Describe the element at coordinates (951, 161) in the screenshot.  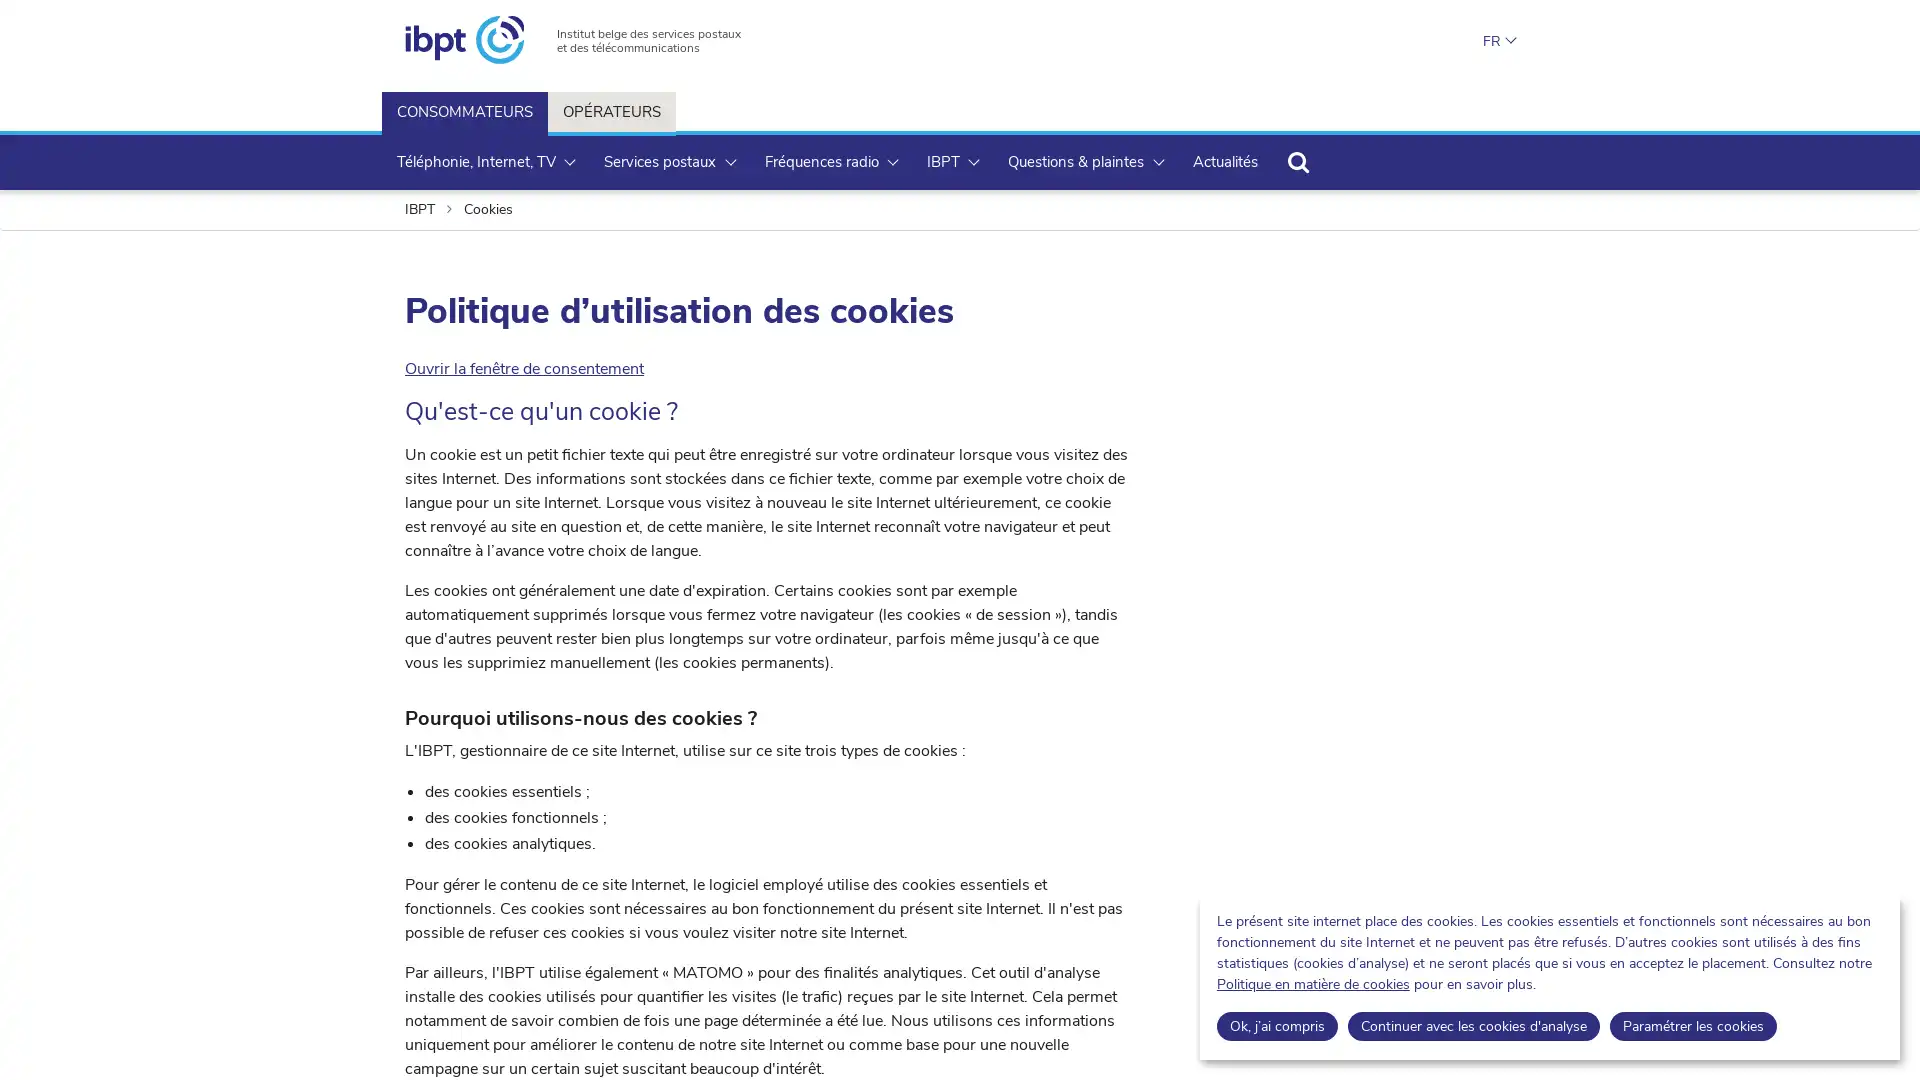
I see `IBPT` at that location.